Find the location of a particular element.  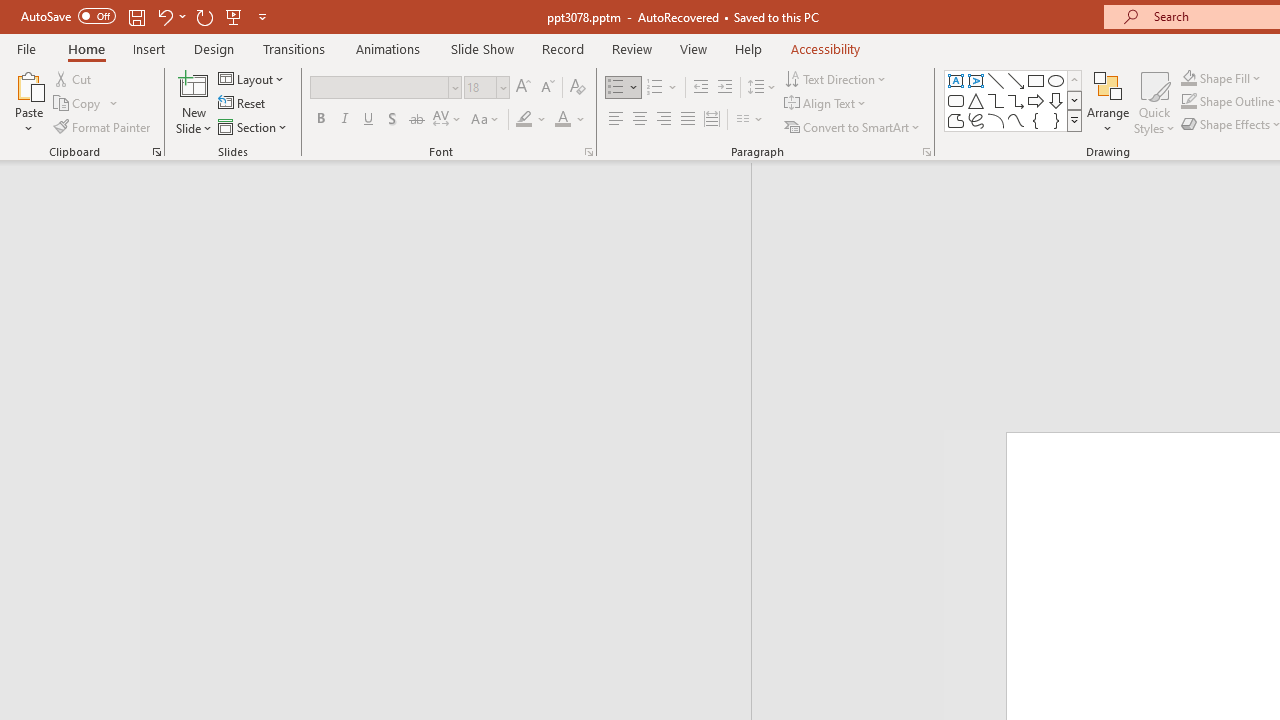

'Arrow: Down' is located at coordinates (1055, 100).